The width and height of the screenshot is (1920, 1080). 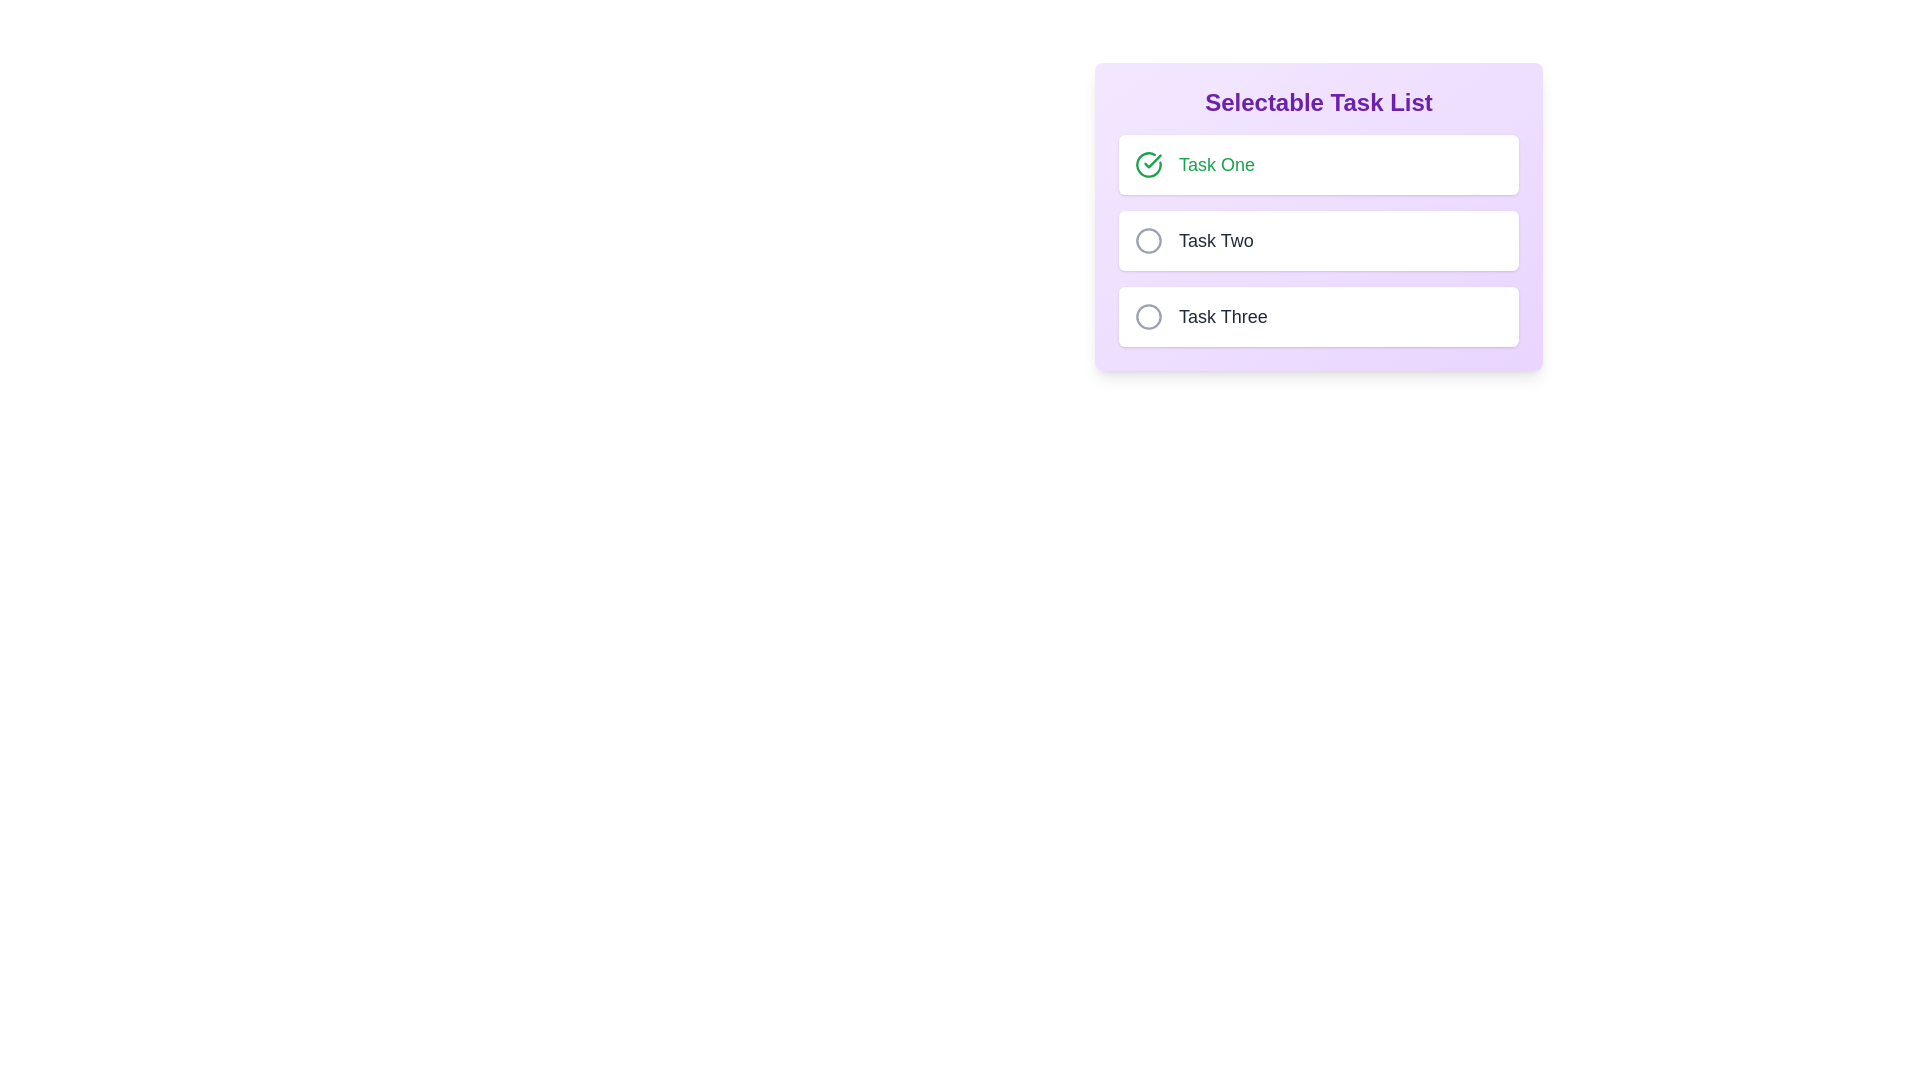 What do you see at coordinates (1319, 164) in the screenshot?
I see `keyboard navigation` at bounding box center [1319, 164].